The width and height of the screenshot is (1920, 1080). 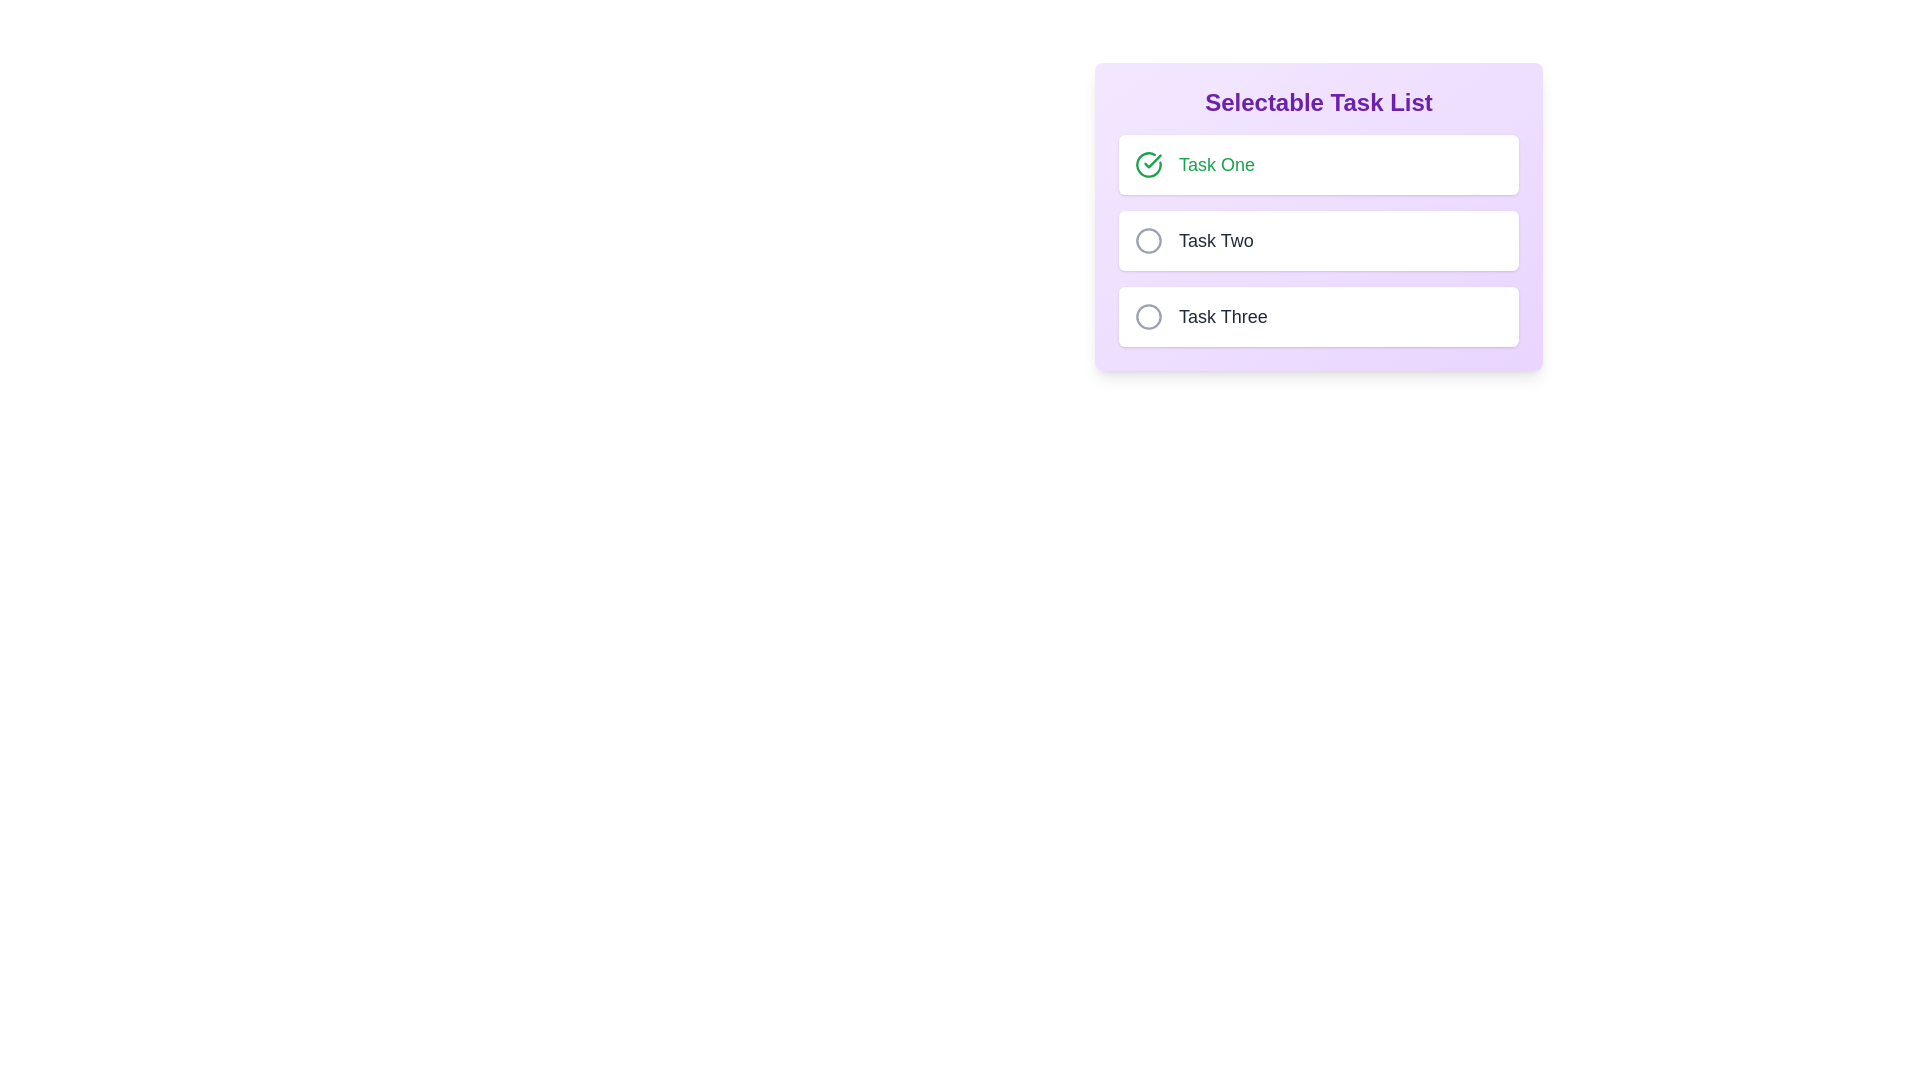 What do you see at coordinates (1319, 164) in the screenshot?
I see `keyboard navigation` at bounding box center [1319, 164].